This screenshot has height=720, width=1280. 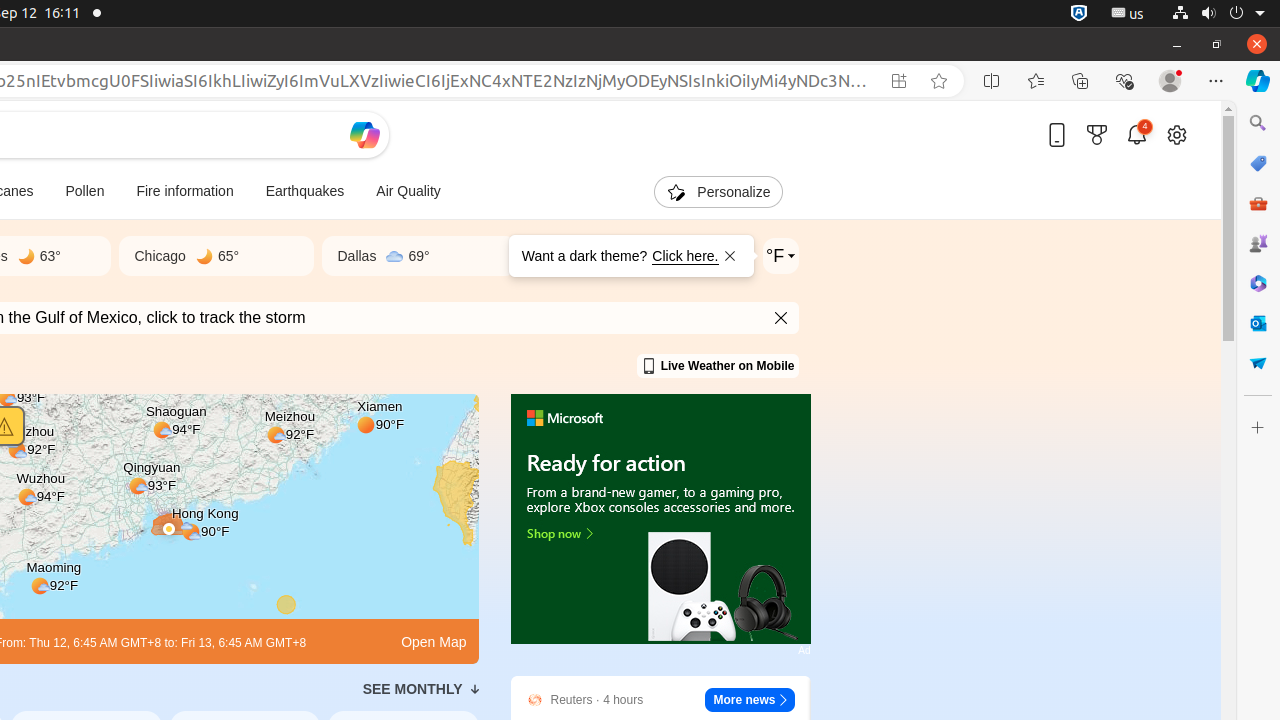 What do you see at coordinates (992, 80) in the screenshot?
I see `'Split screen'` at bounding box center [992, 80].